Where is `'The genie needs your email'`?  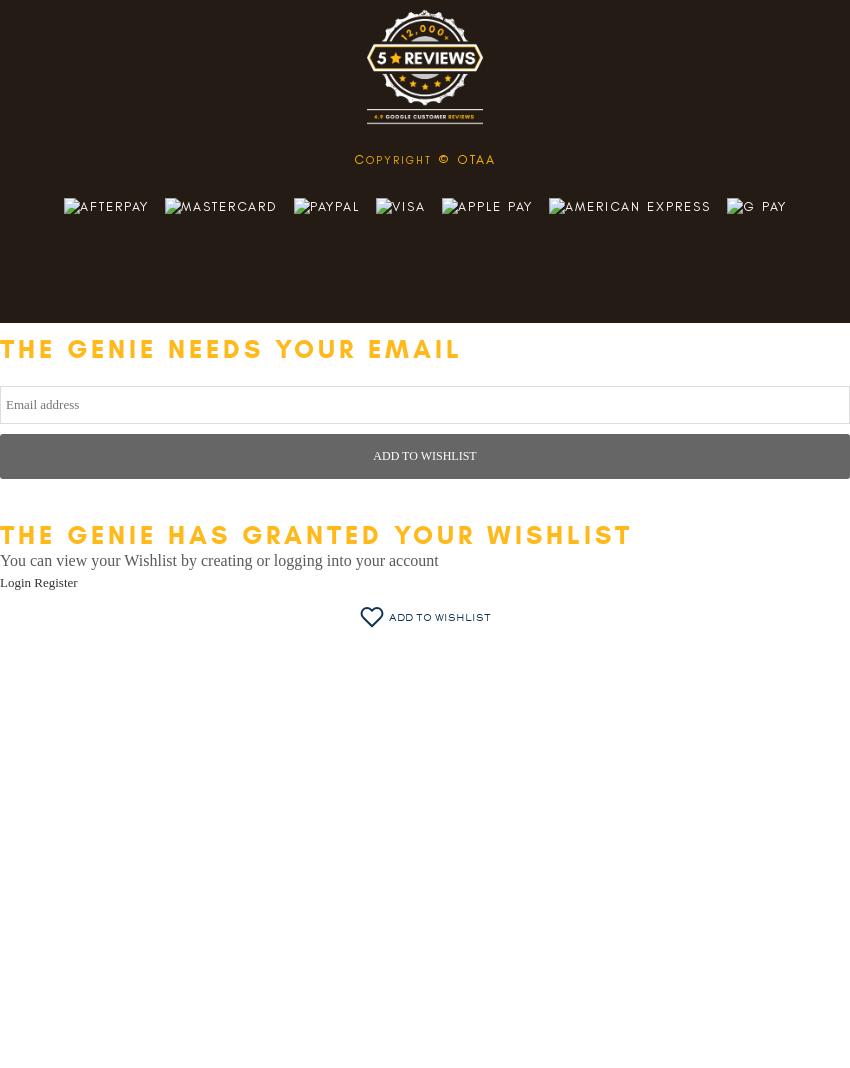
'The genie needs your email' is located at coordinates (231, 348).